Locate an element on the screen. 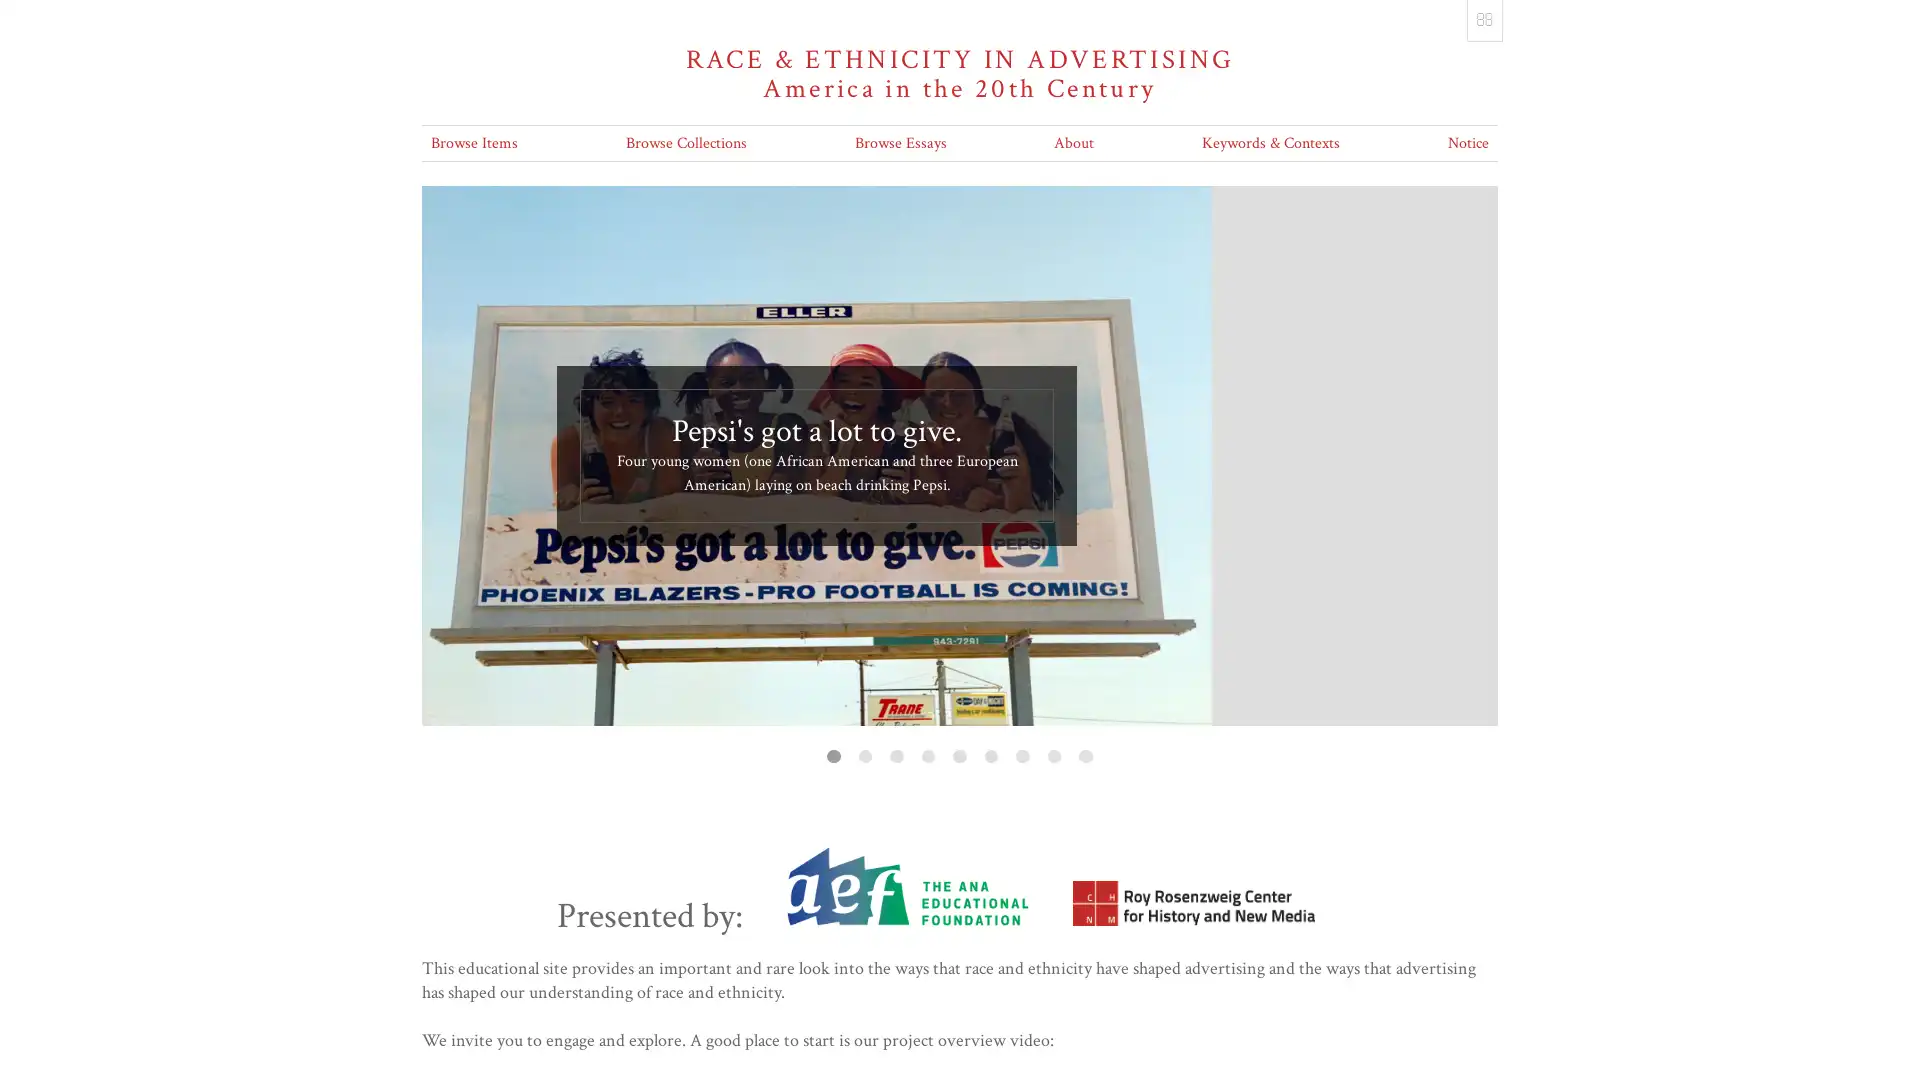 This screenshot has width=1920, height=1080. 5 is located at coordinates (958, 756).